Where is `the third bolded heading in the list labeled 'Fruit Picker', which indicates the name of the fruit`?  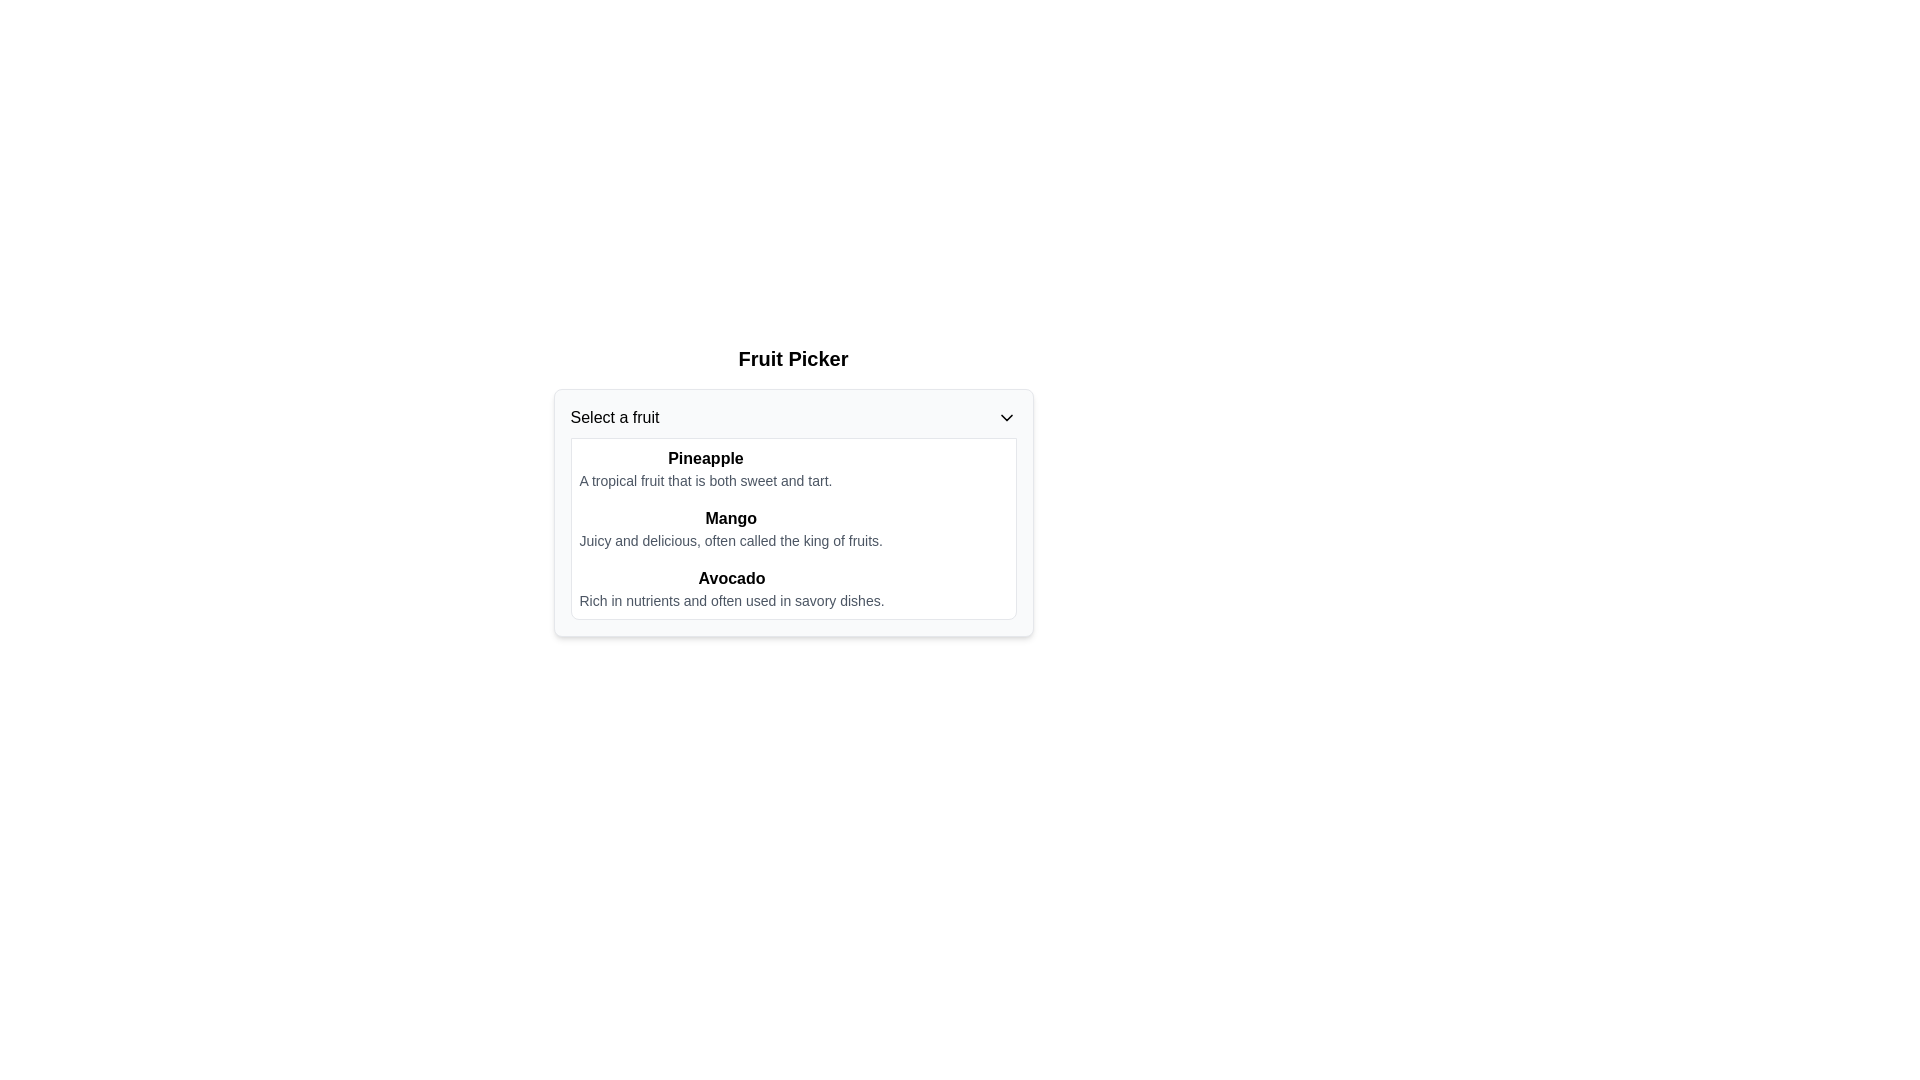
the third bolded heading in the list labeled 'Fruit Picker', which indicates the name of the fruit is located at coordinates (731, 578).